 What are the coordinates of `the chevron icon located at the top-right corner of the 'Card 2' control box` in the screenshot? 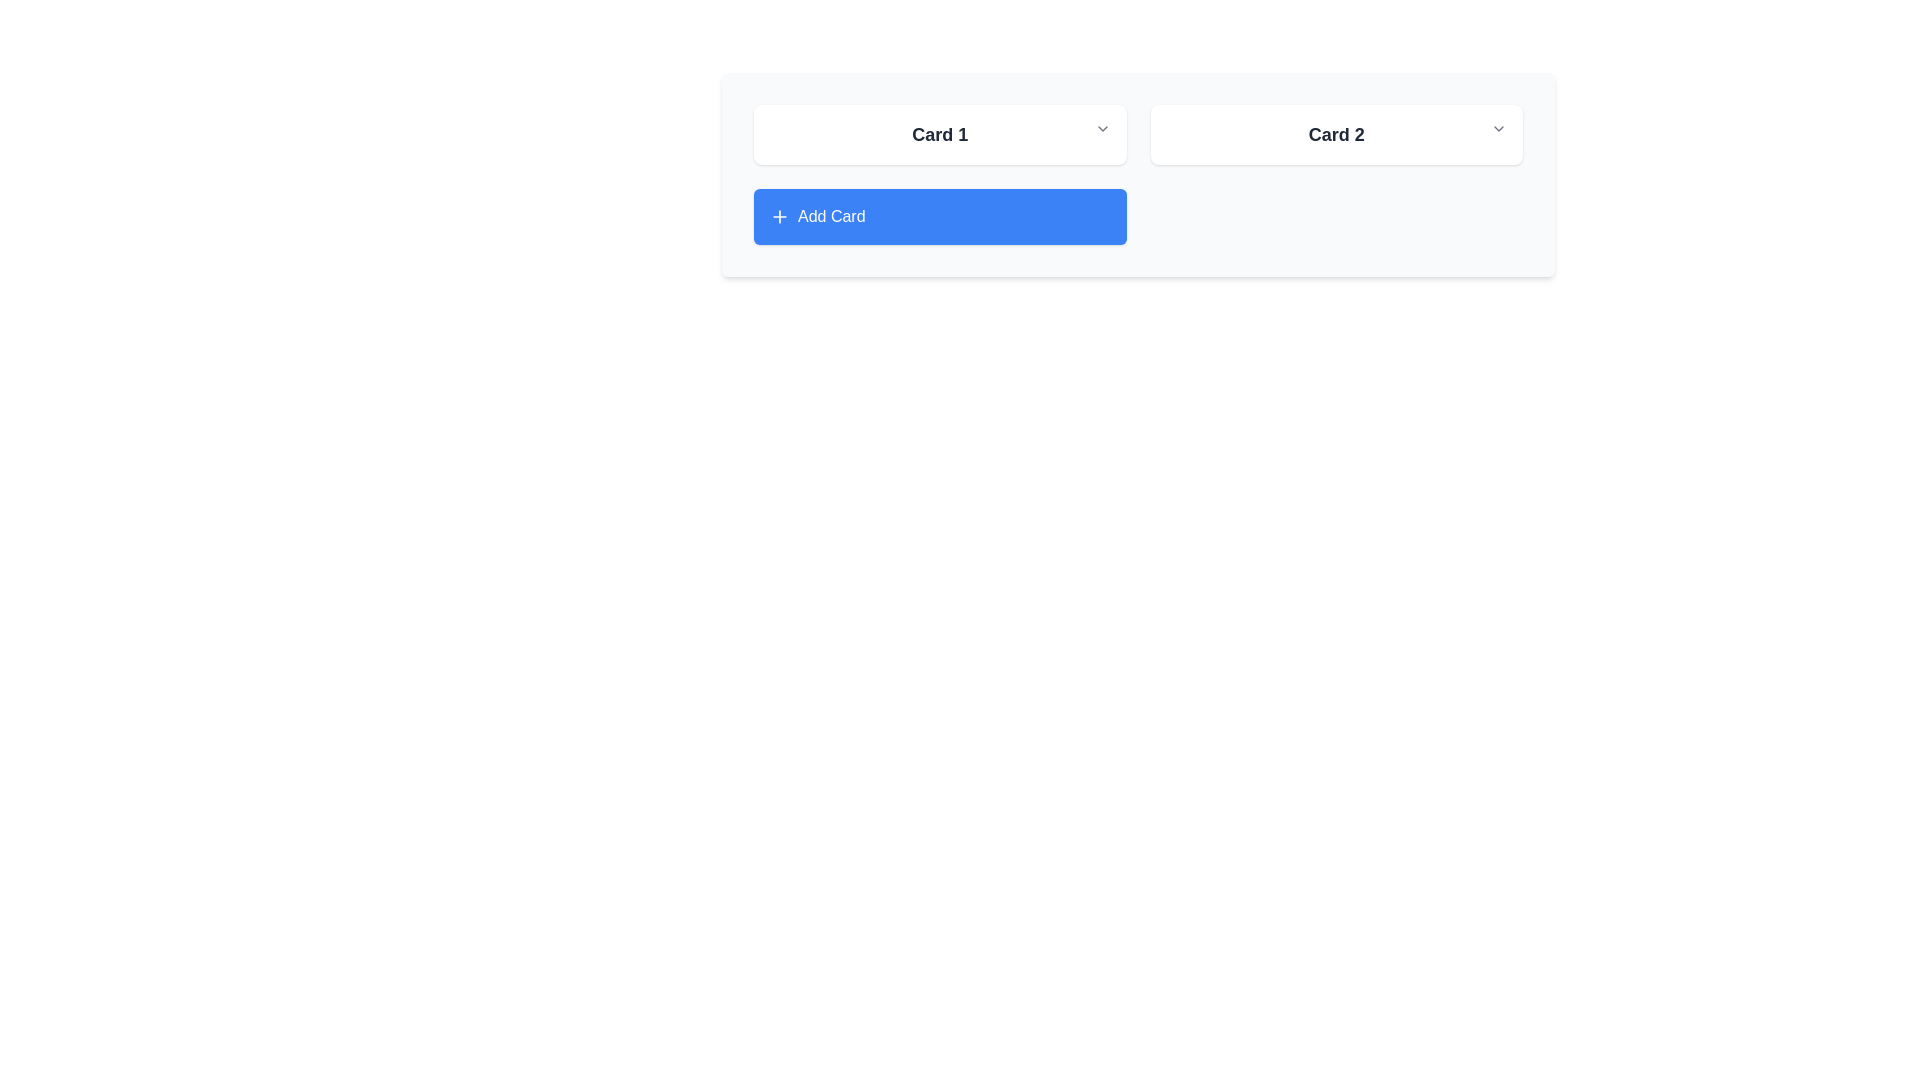 It's located at (1498, 128).